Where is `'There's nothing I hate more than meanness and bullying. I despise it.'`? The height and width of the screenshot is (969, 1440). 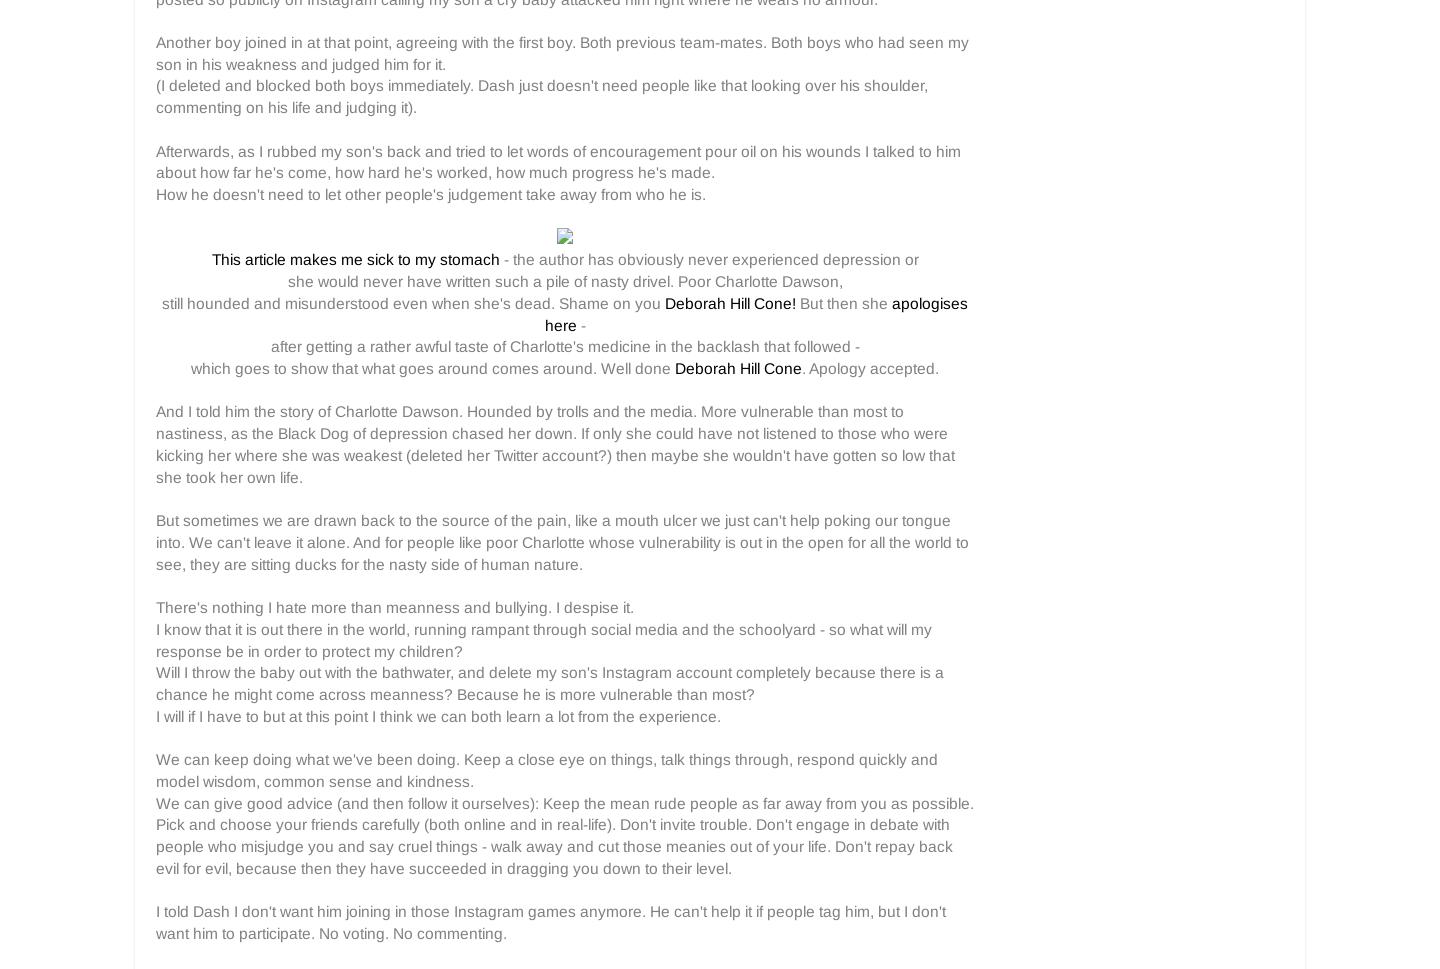
'There's nothing I hate more than meanness and bullying. I despise it.' is located at coordinates (154, 606).